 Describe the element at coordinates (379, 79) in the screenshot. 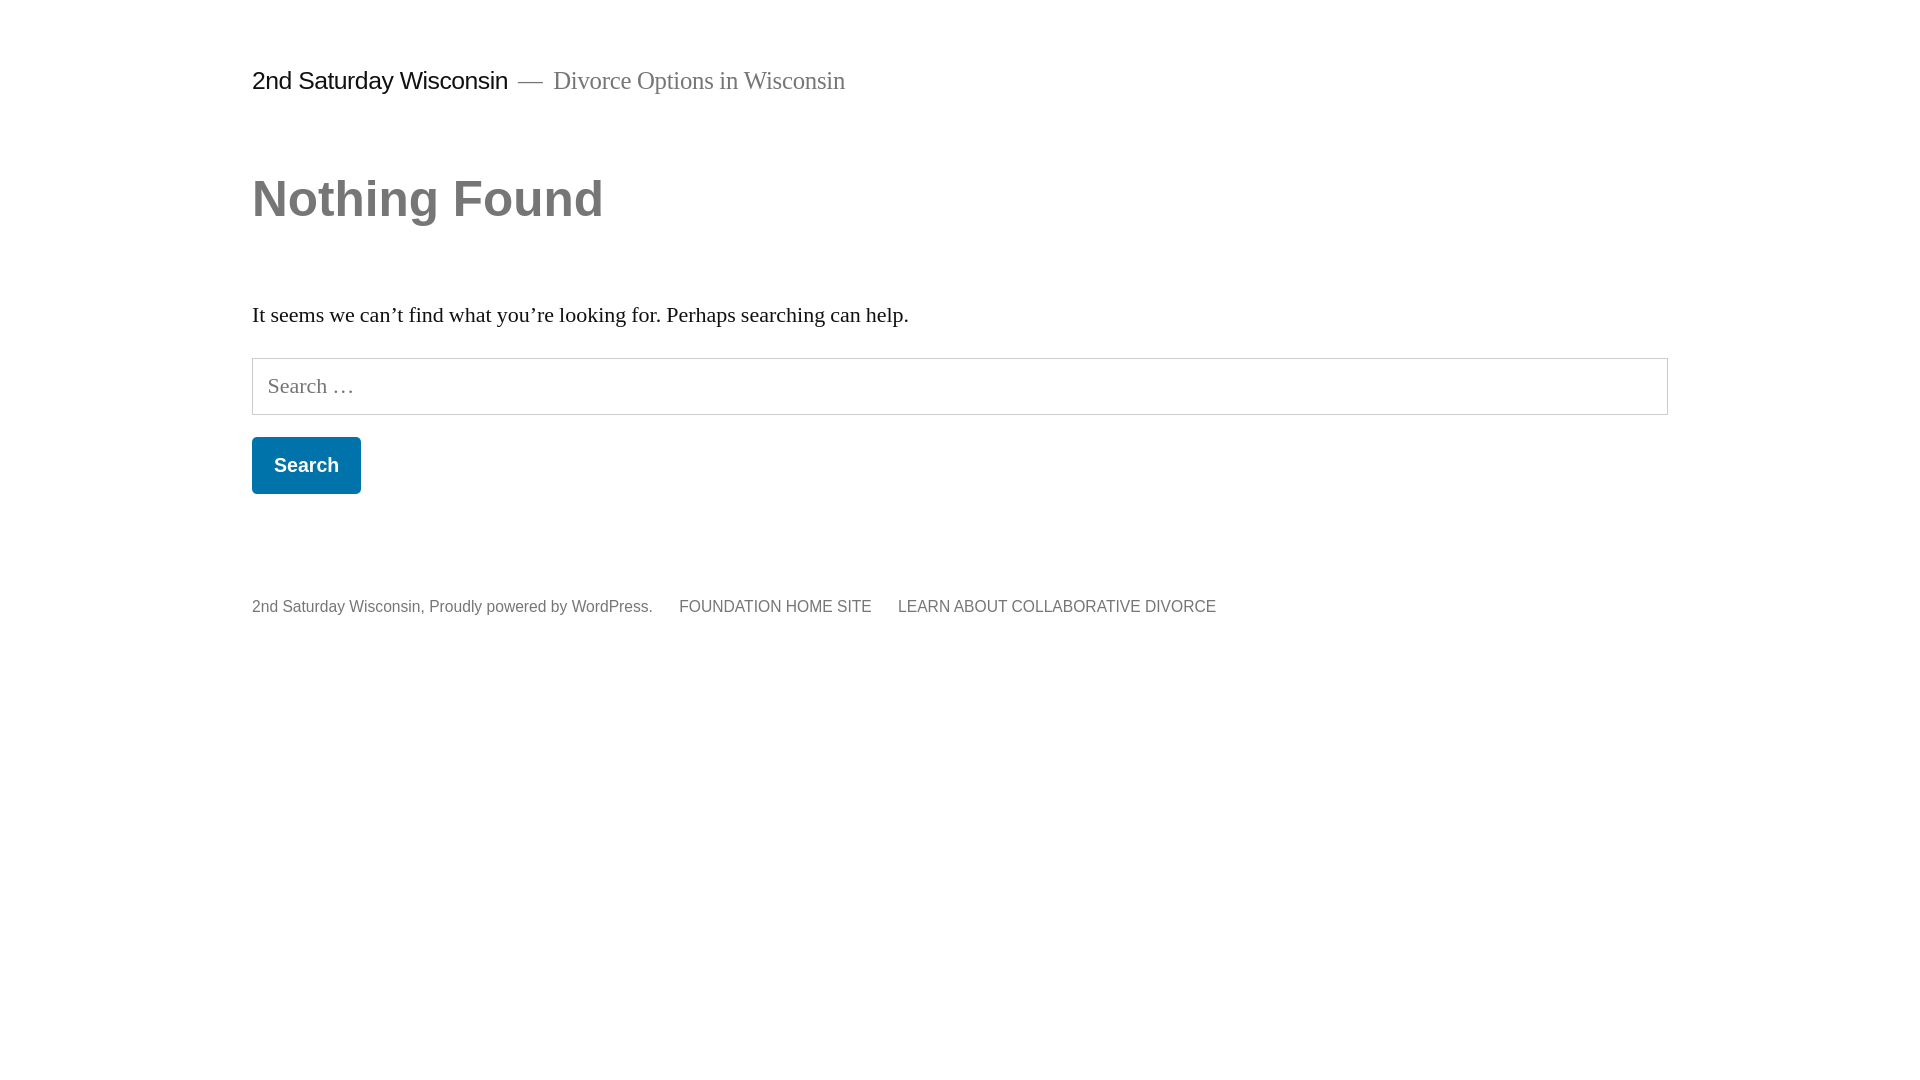

I see `'2nd Saturday Wisconsin'` at that location.